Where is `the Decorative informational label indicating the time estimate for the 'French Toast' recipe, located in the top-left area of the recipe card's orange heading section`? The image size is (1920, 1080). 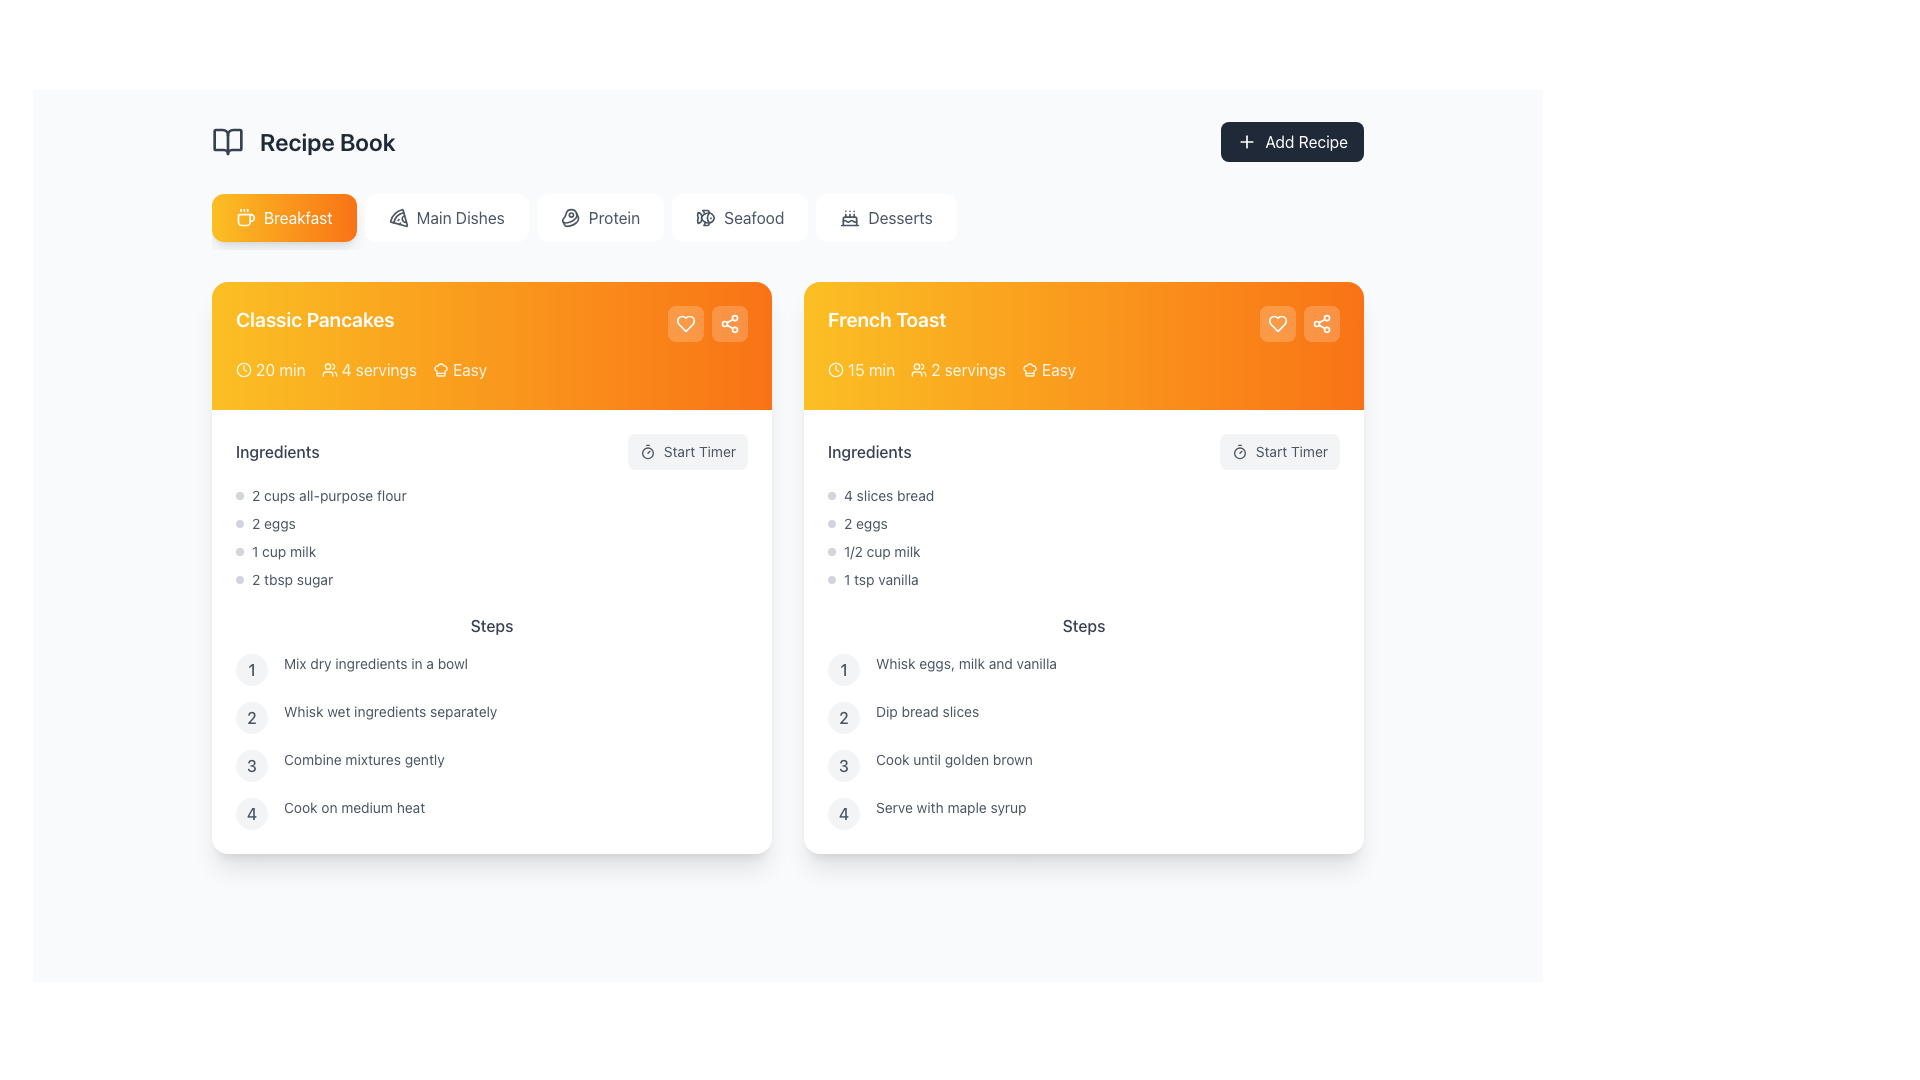 the Decorative informational label indicating the time estimate for the 'French Toast' recipe, located in the top-left area of the recipe card's orange heading section is located at coordinates (861, 370).